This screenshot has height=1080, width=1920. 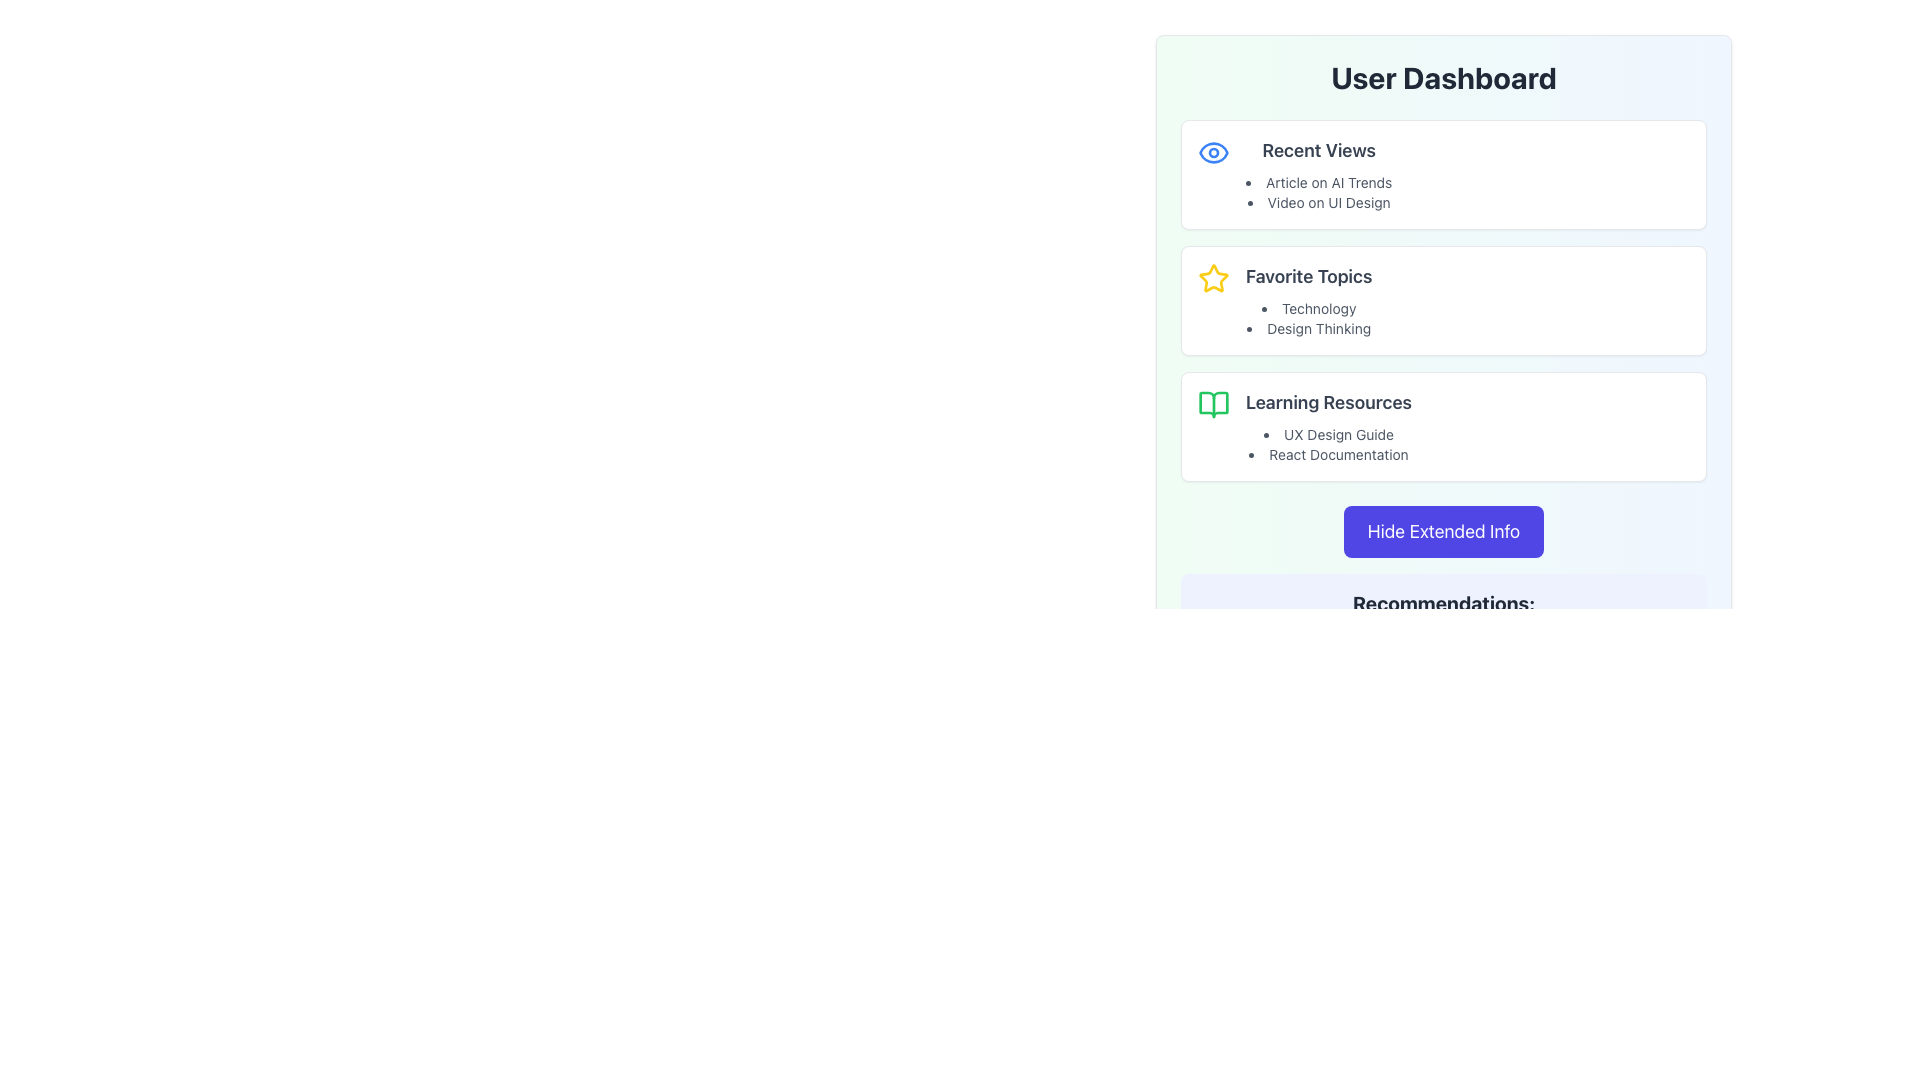 I want to click on the links on the third card in the vertical list under the 'User Dashboard' section, so click(x=1444, y=426).